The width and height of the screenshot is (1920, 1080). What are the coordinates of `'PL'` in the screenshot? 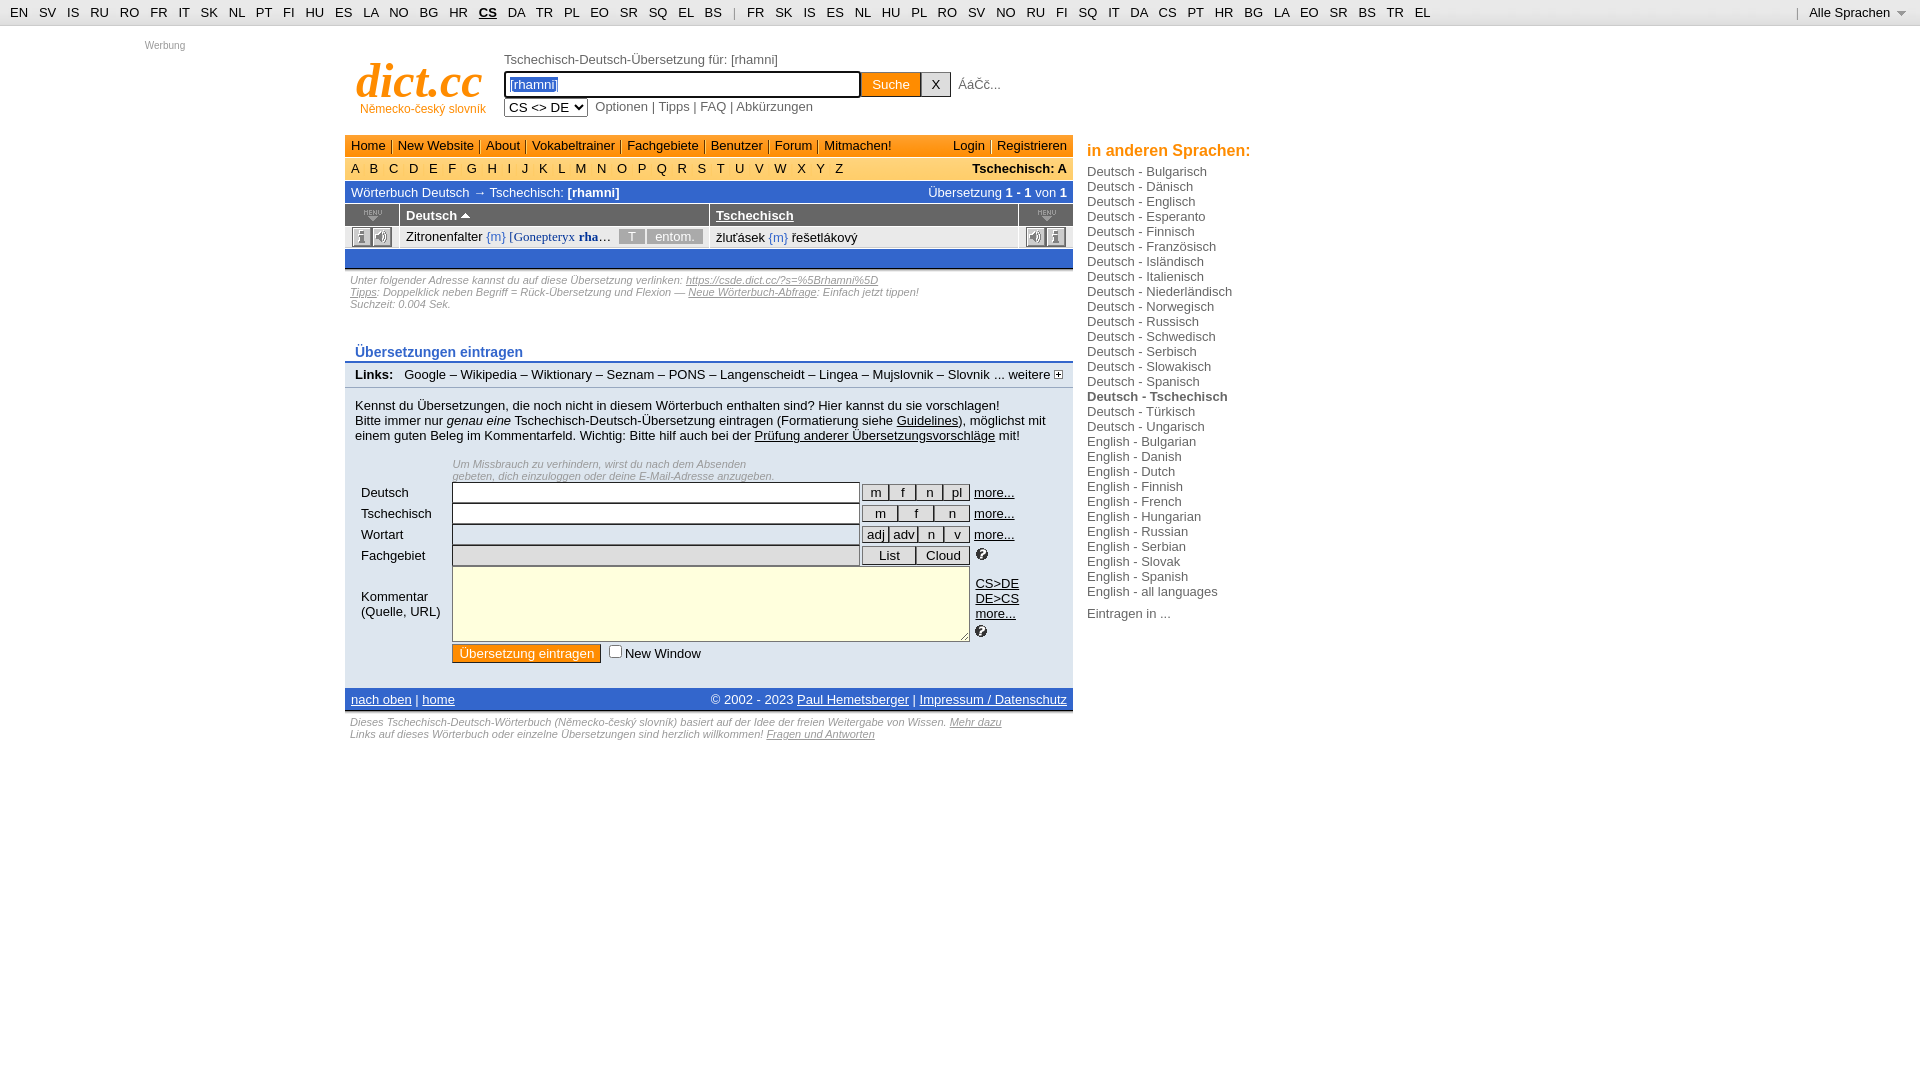 It's located at (917, 12).